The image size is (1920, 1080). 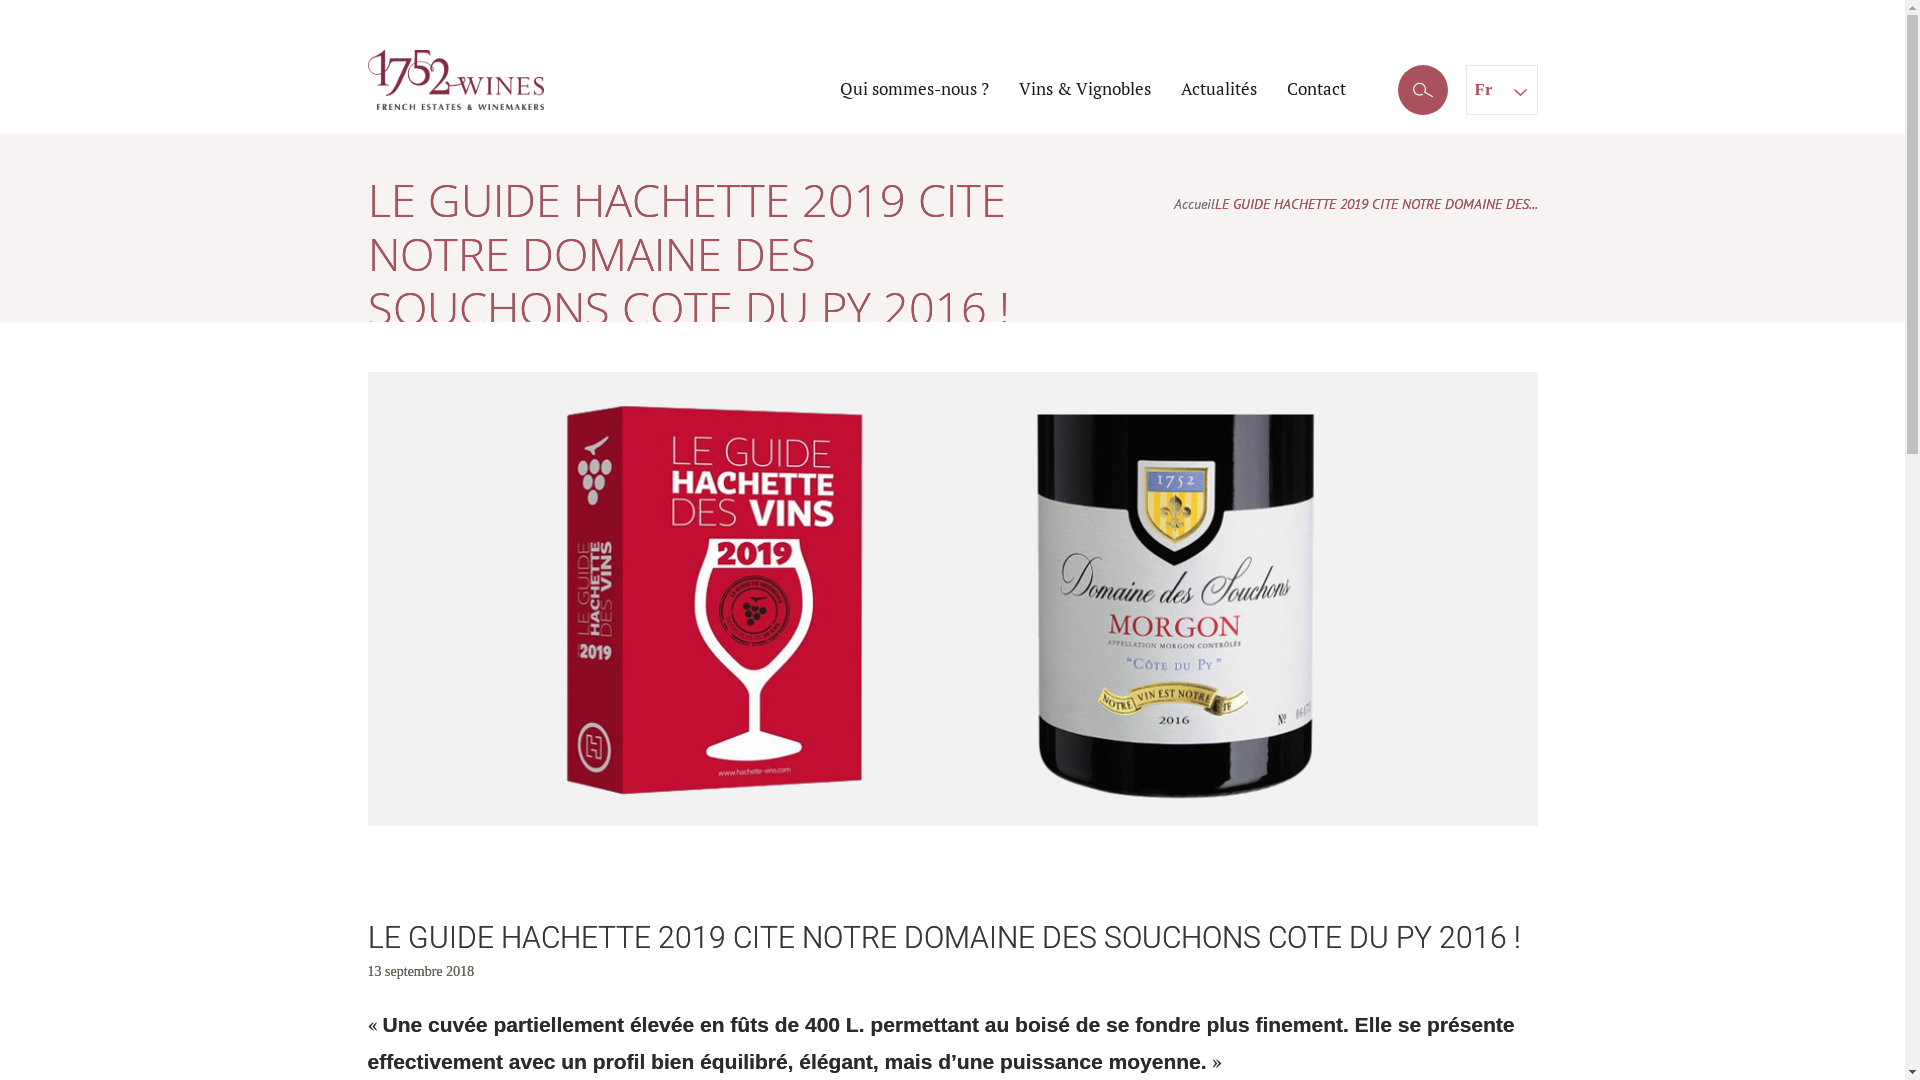 What do you see at coordinates (913, 87) in the screenshot?
I see `'Qui sommes-nous ?'` at bounding box center [913, 87].